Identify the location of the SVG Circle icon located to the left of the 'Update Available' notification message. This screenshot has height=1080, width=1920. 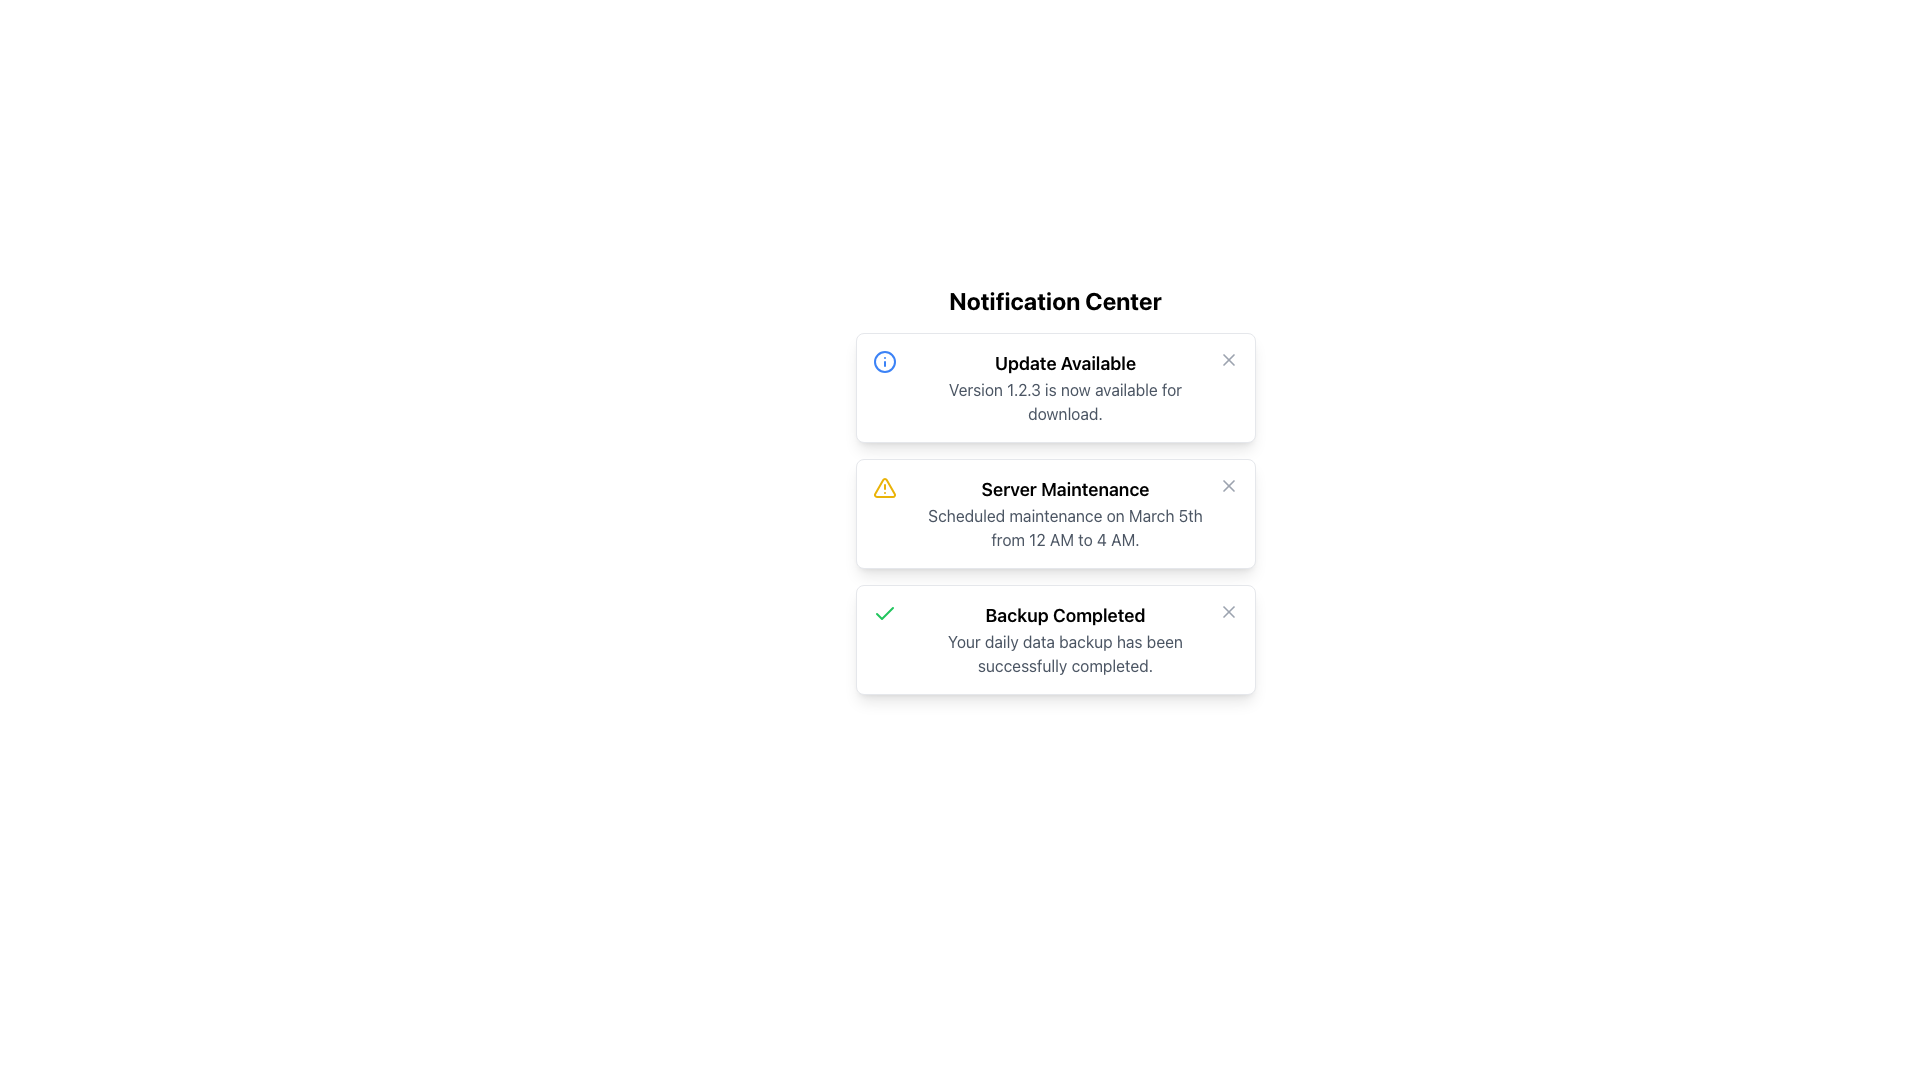
(883, 362).